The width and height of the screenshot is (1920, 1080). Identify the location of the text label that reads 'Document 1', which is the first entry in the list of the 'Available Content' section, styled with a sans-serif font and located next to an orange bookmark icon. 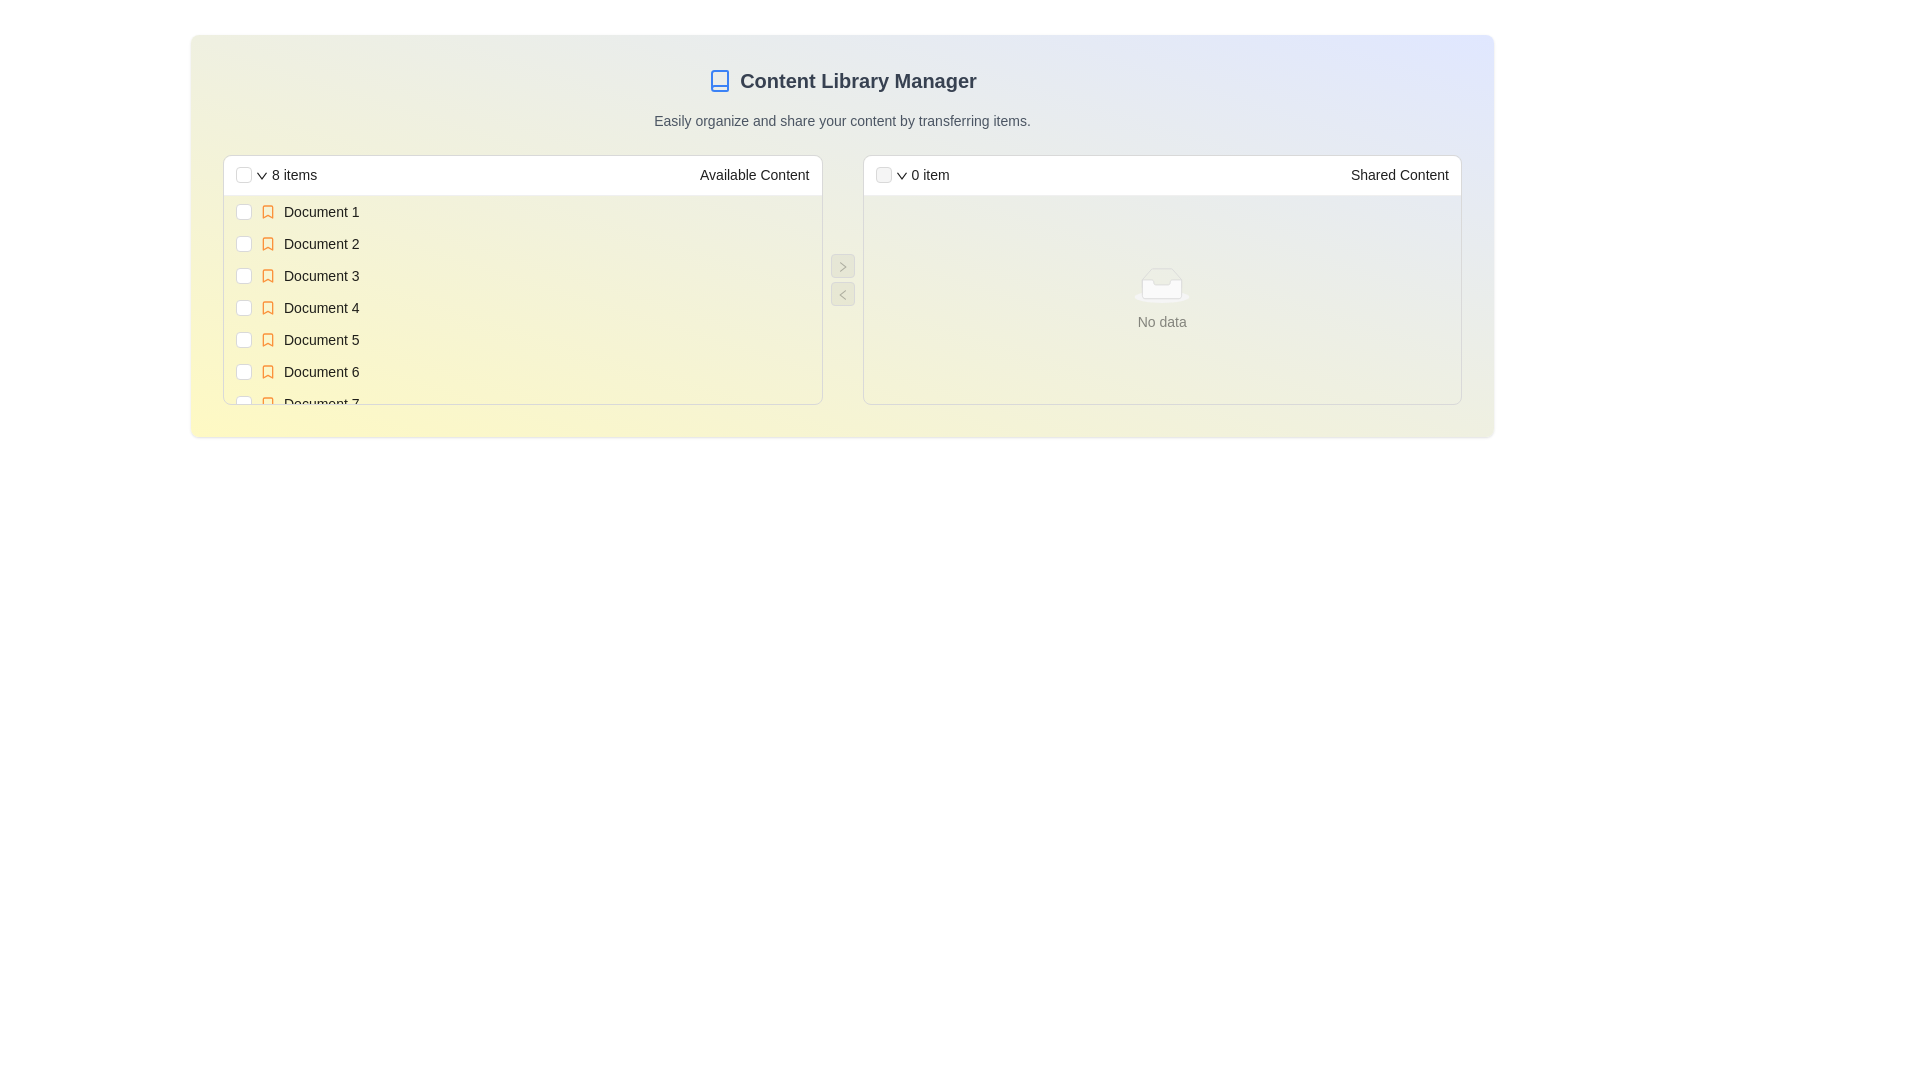
(321, 212).